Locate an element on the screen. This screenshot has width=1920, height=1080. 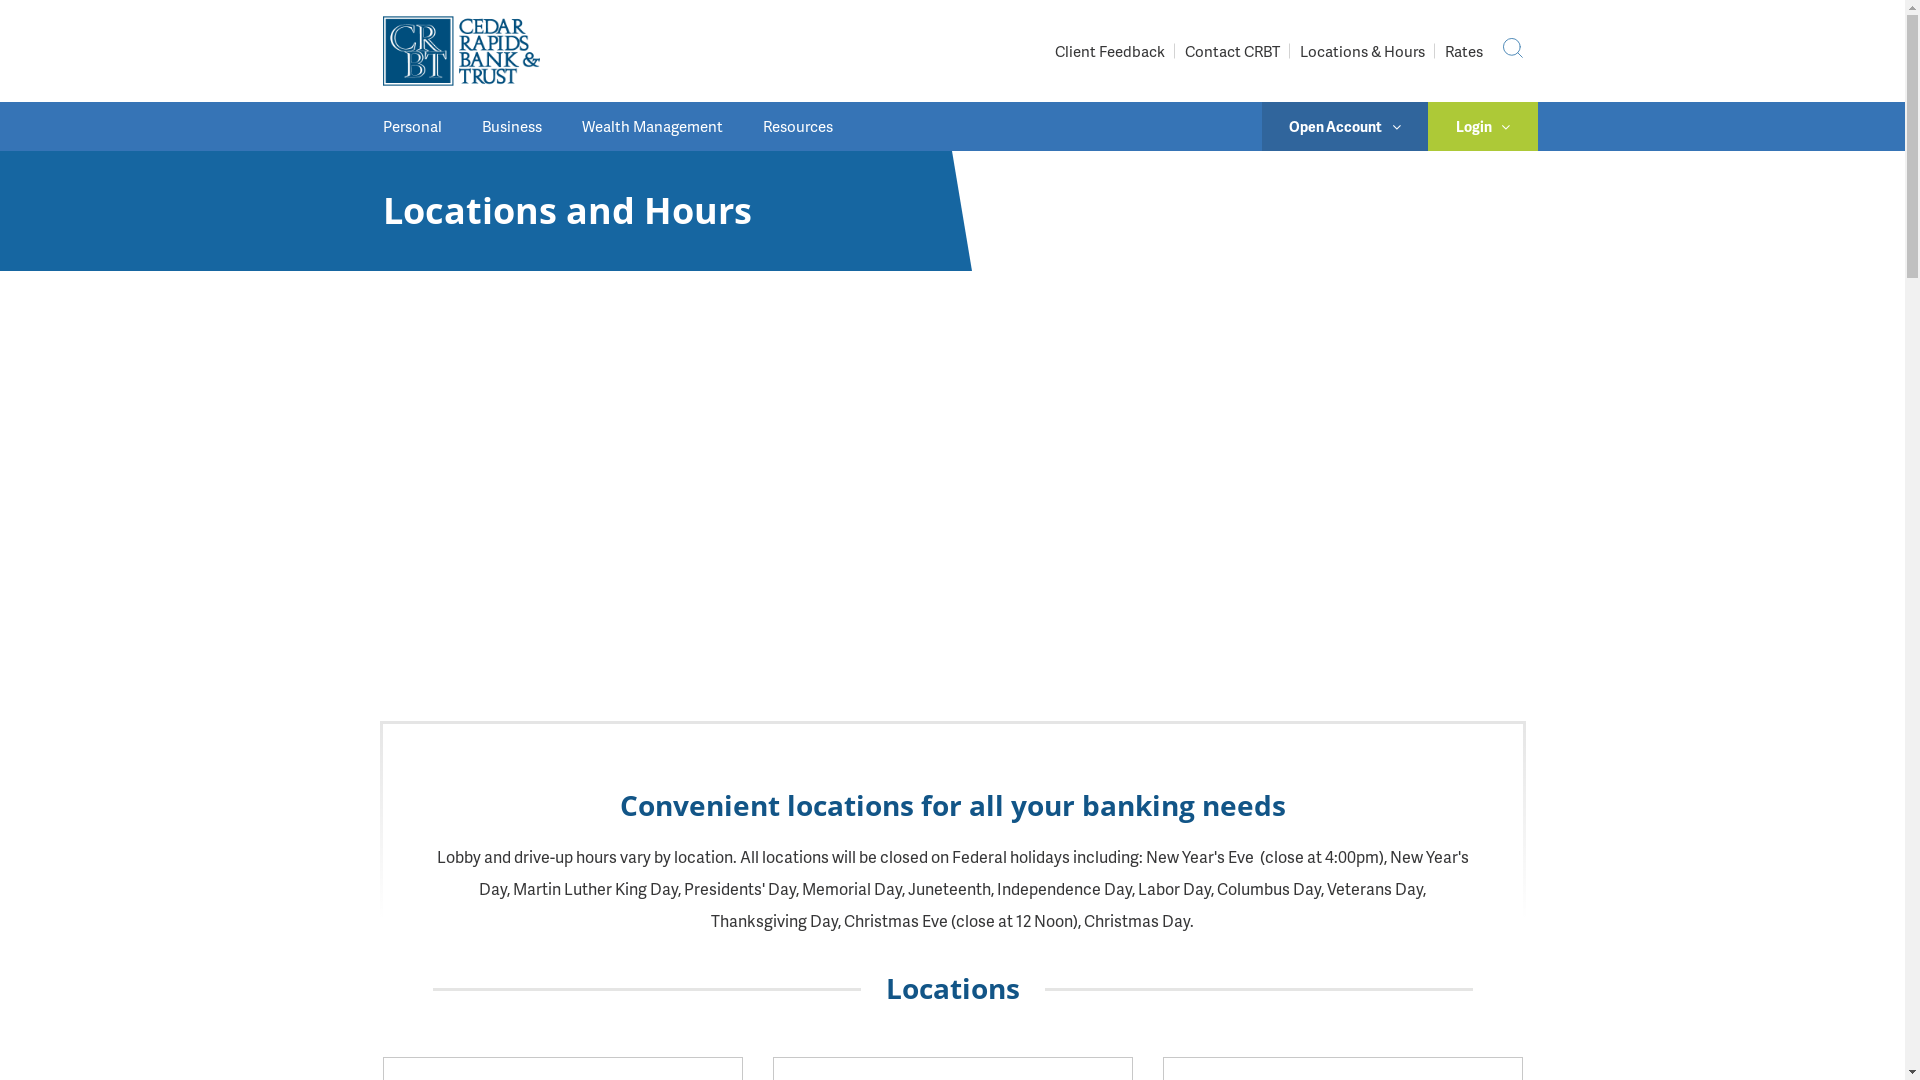
'Business' is located at coordinates (512, 126).